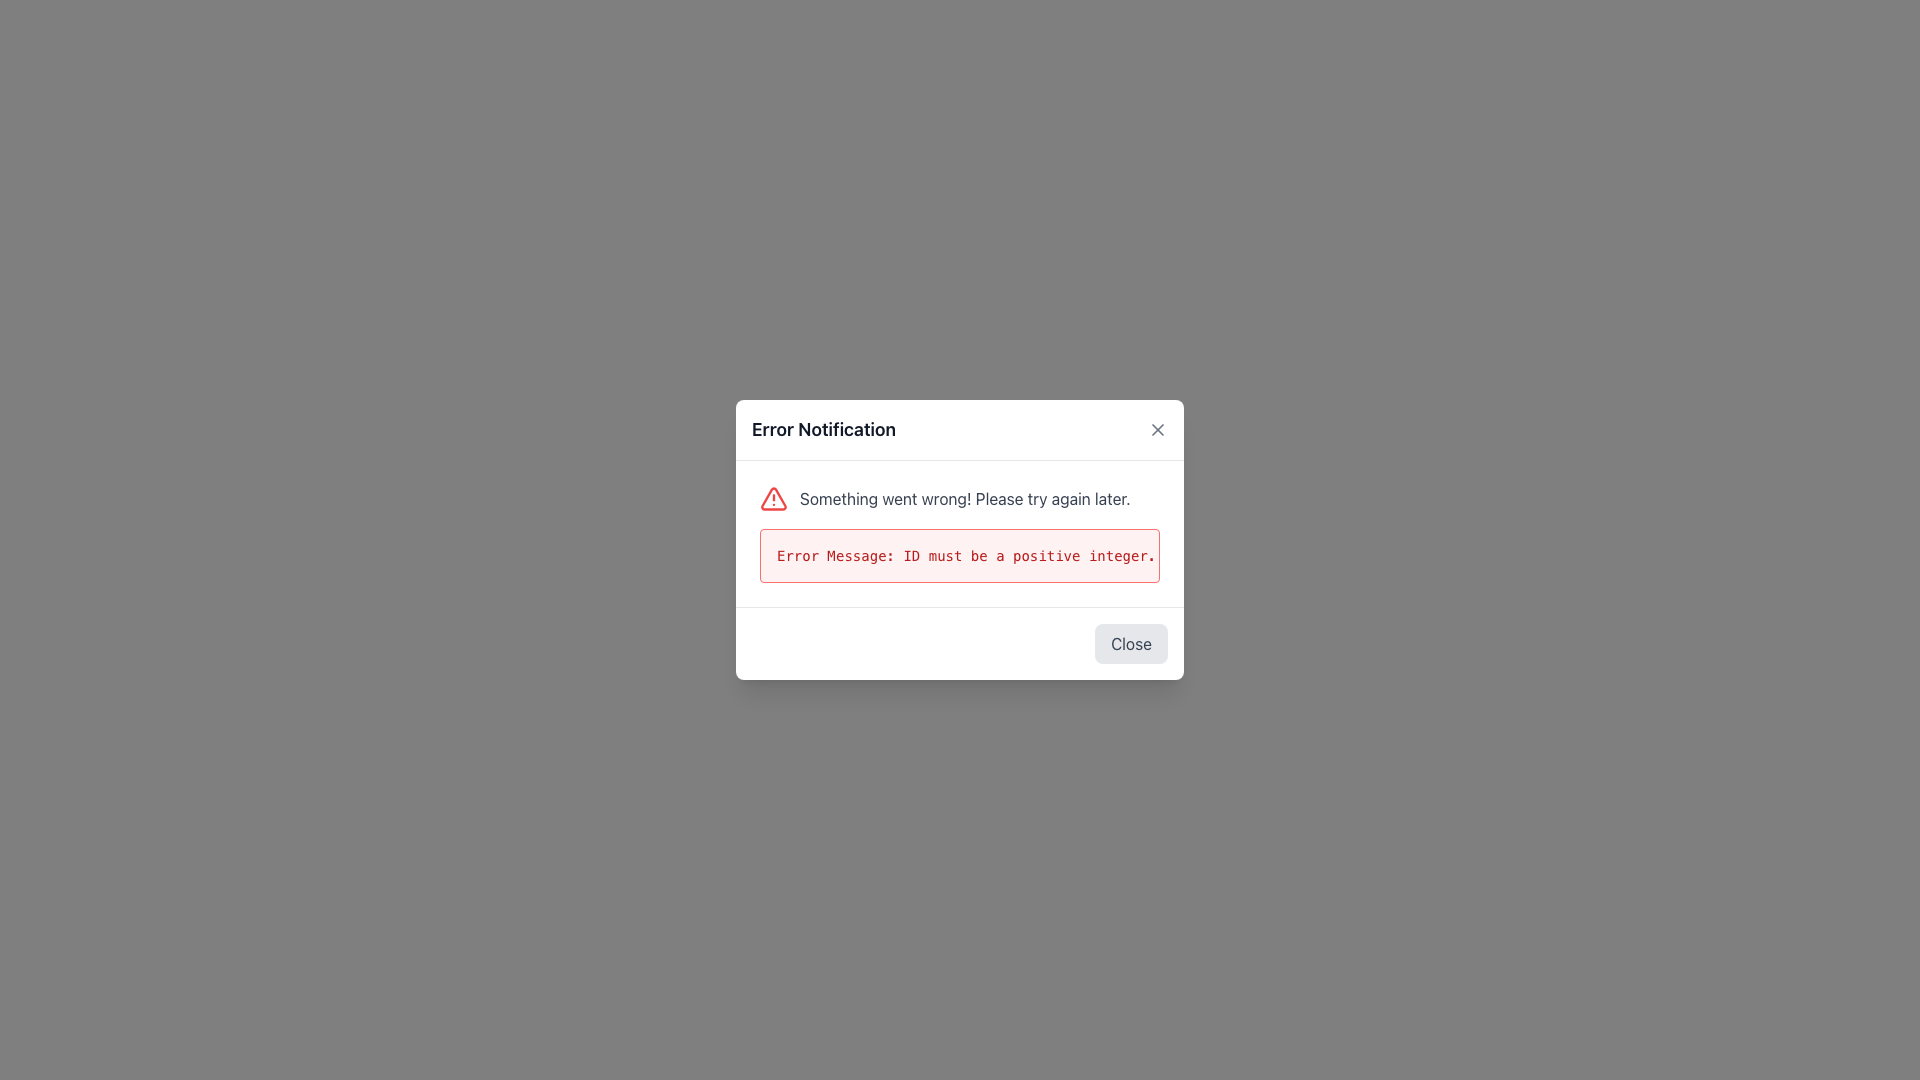 The width and height of the screenshot is (1920, 1080). What do you see at coordinates (1131, 644) in the screenshot?
I see `the close button in the bottom-right corner of the notification dialog` at bounding box center [1131, 644].